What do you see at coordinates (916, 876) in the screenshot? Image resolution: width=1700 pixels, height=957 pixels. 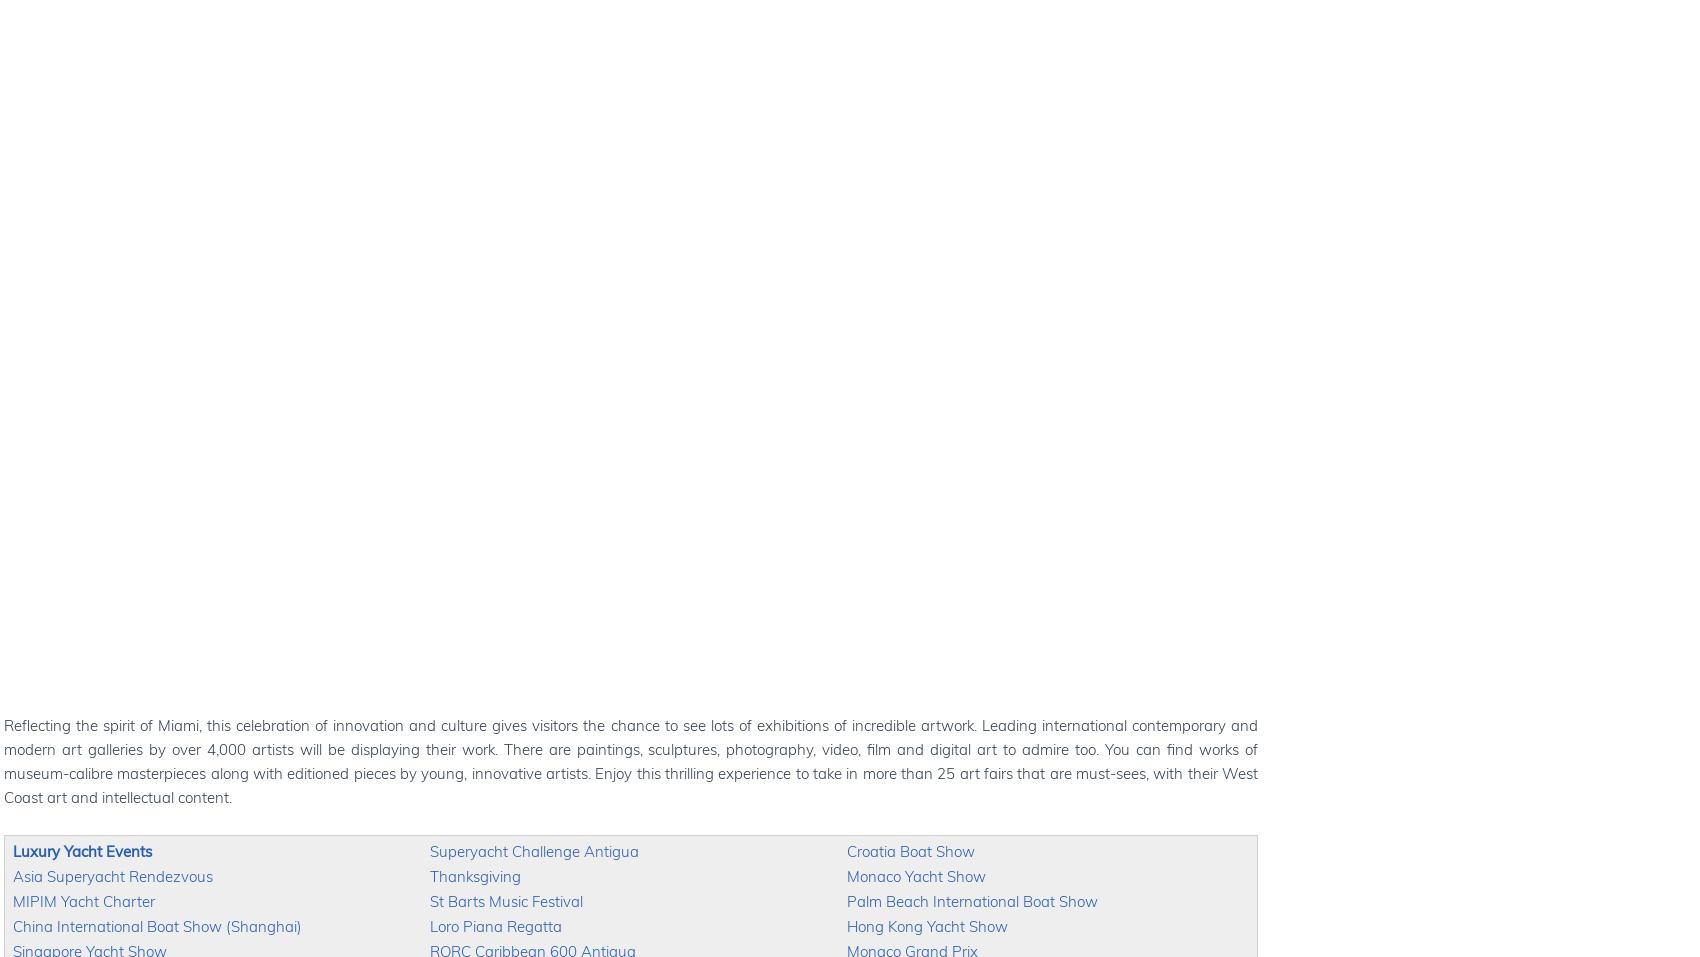 I see `'Monaco Yacht Show'` at bounding box center [916, 876].